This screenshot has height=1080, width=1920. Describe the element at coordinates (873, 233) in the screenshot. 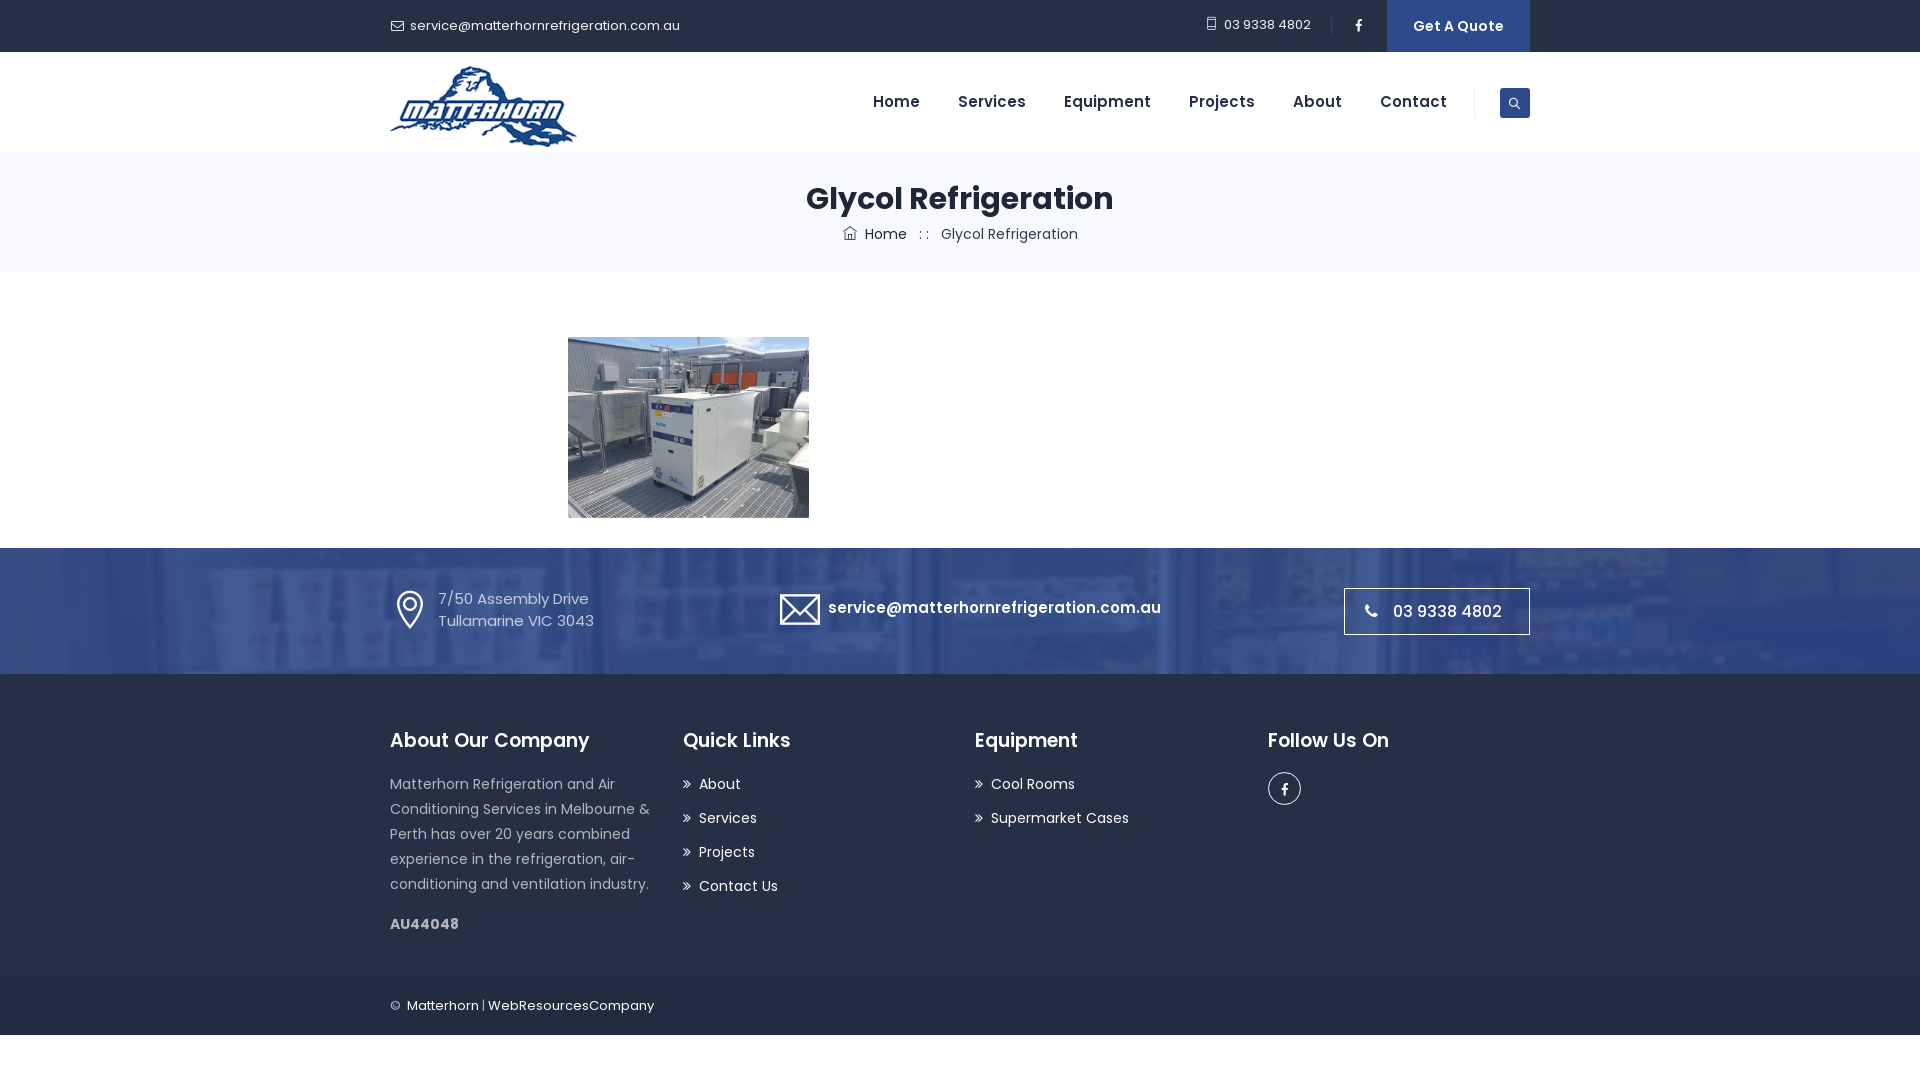

I see `'  Home'` at that location.